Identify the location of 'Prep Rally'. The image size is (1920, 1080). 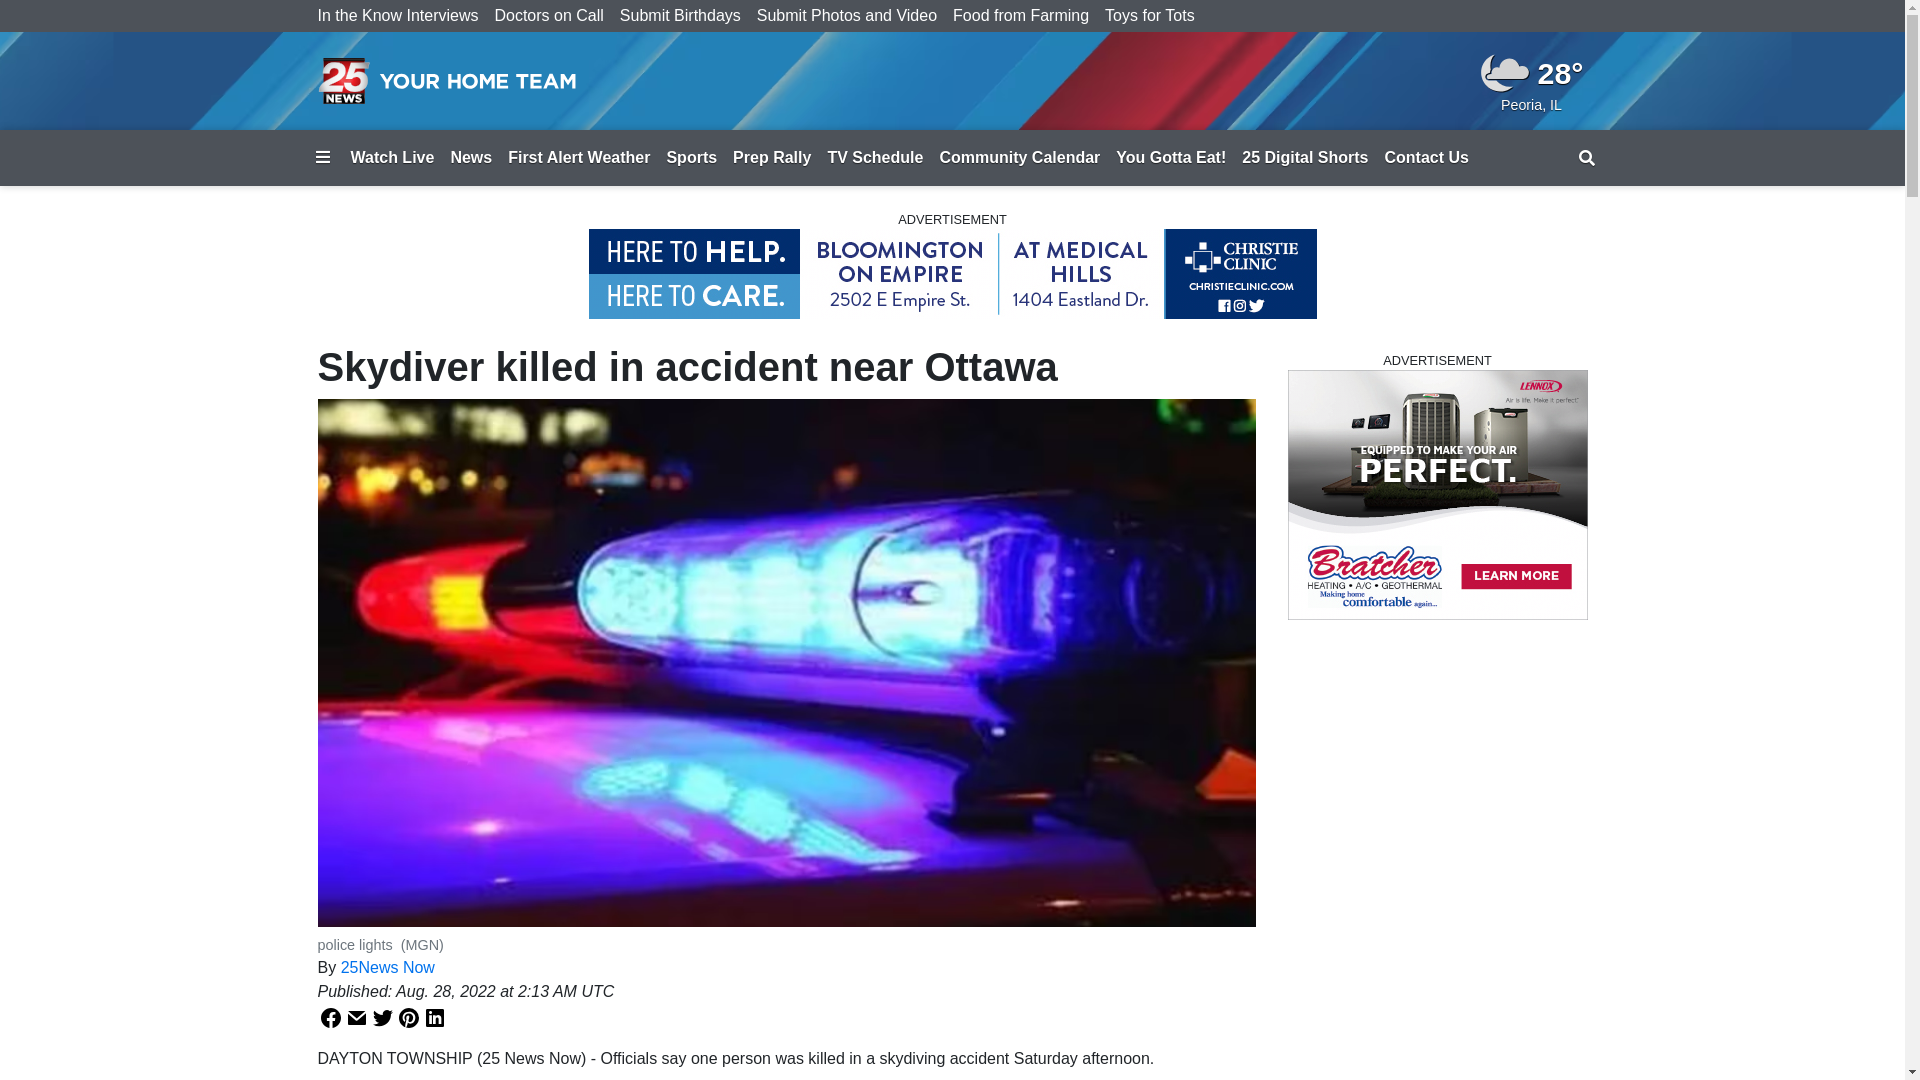
(723, 157).